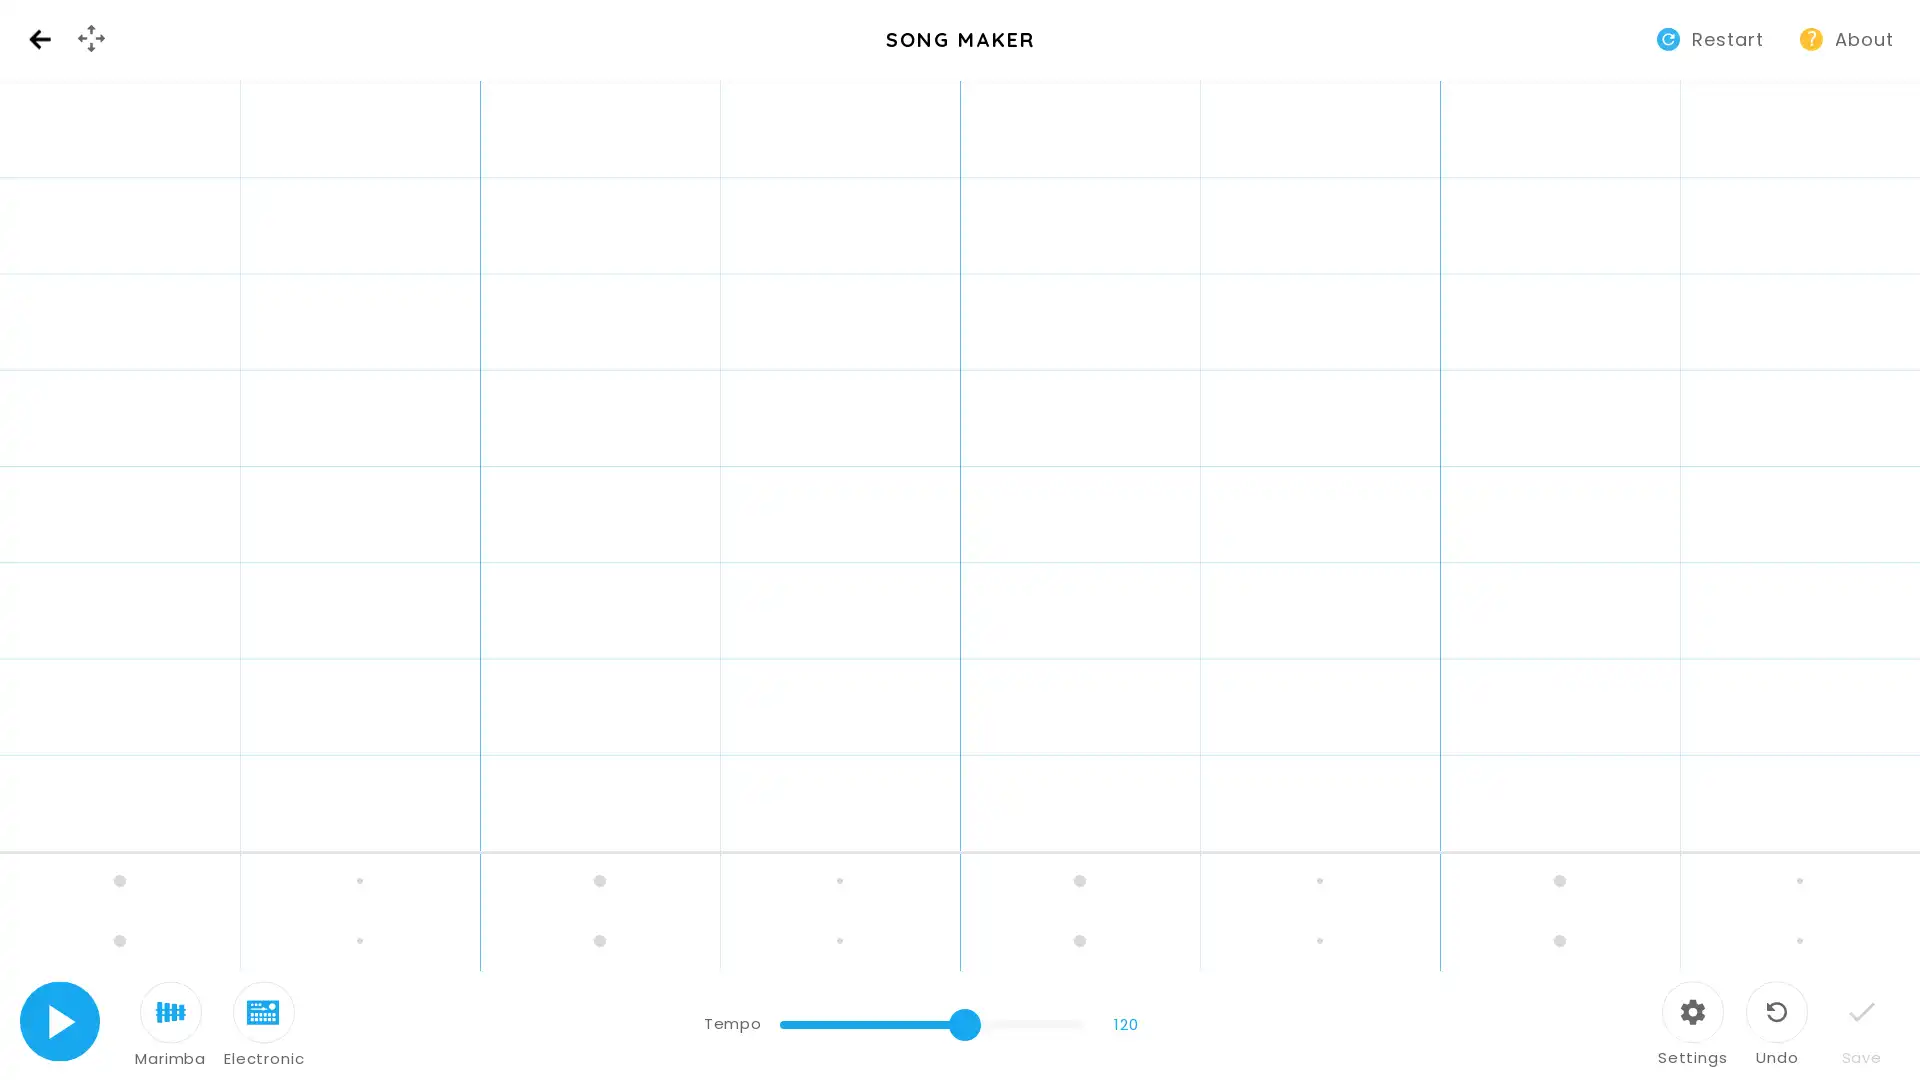 This screenshot has width=1920, height=1080. I want to click on GamePad Menu, so click(90, 38).